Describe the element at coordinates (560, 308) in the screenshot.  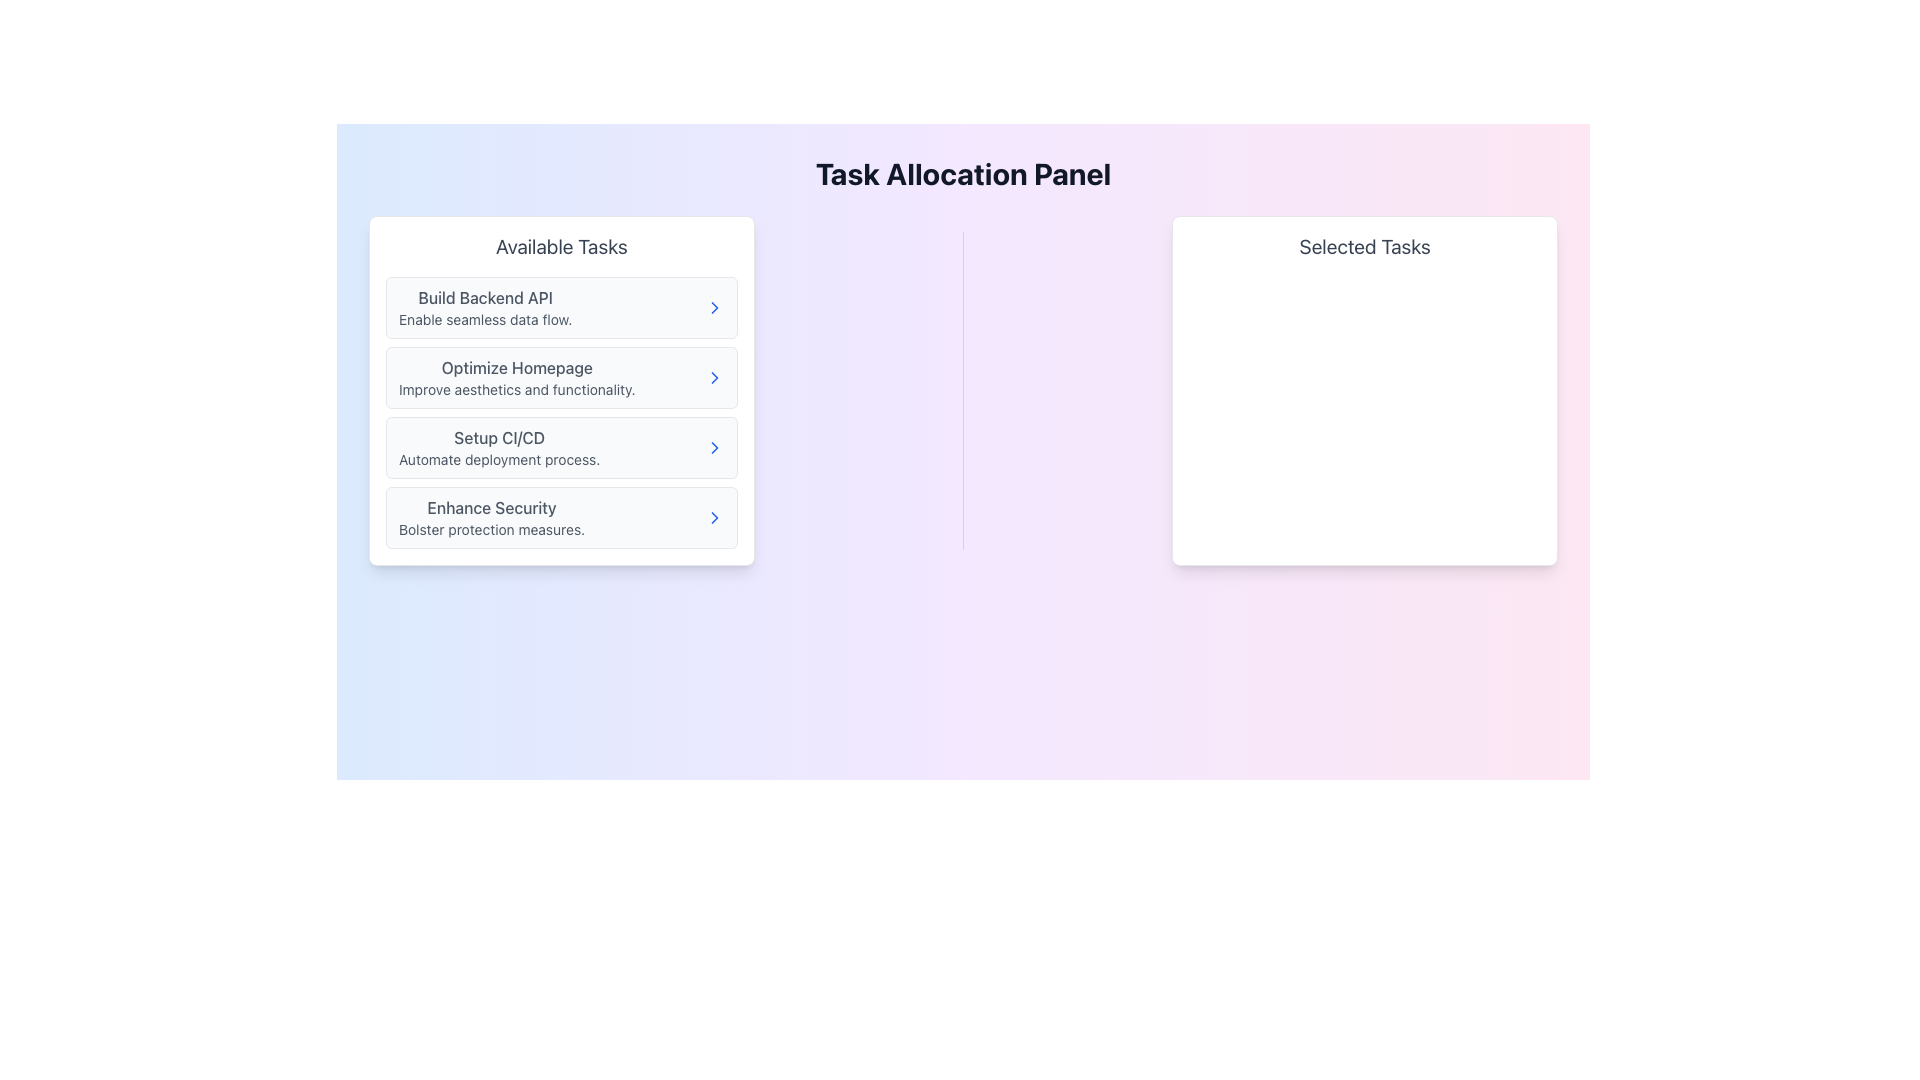
I see `the first list item labeled 'Build Backend API' within the 'Available Tasks' card for navigation purposes` at that location.